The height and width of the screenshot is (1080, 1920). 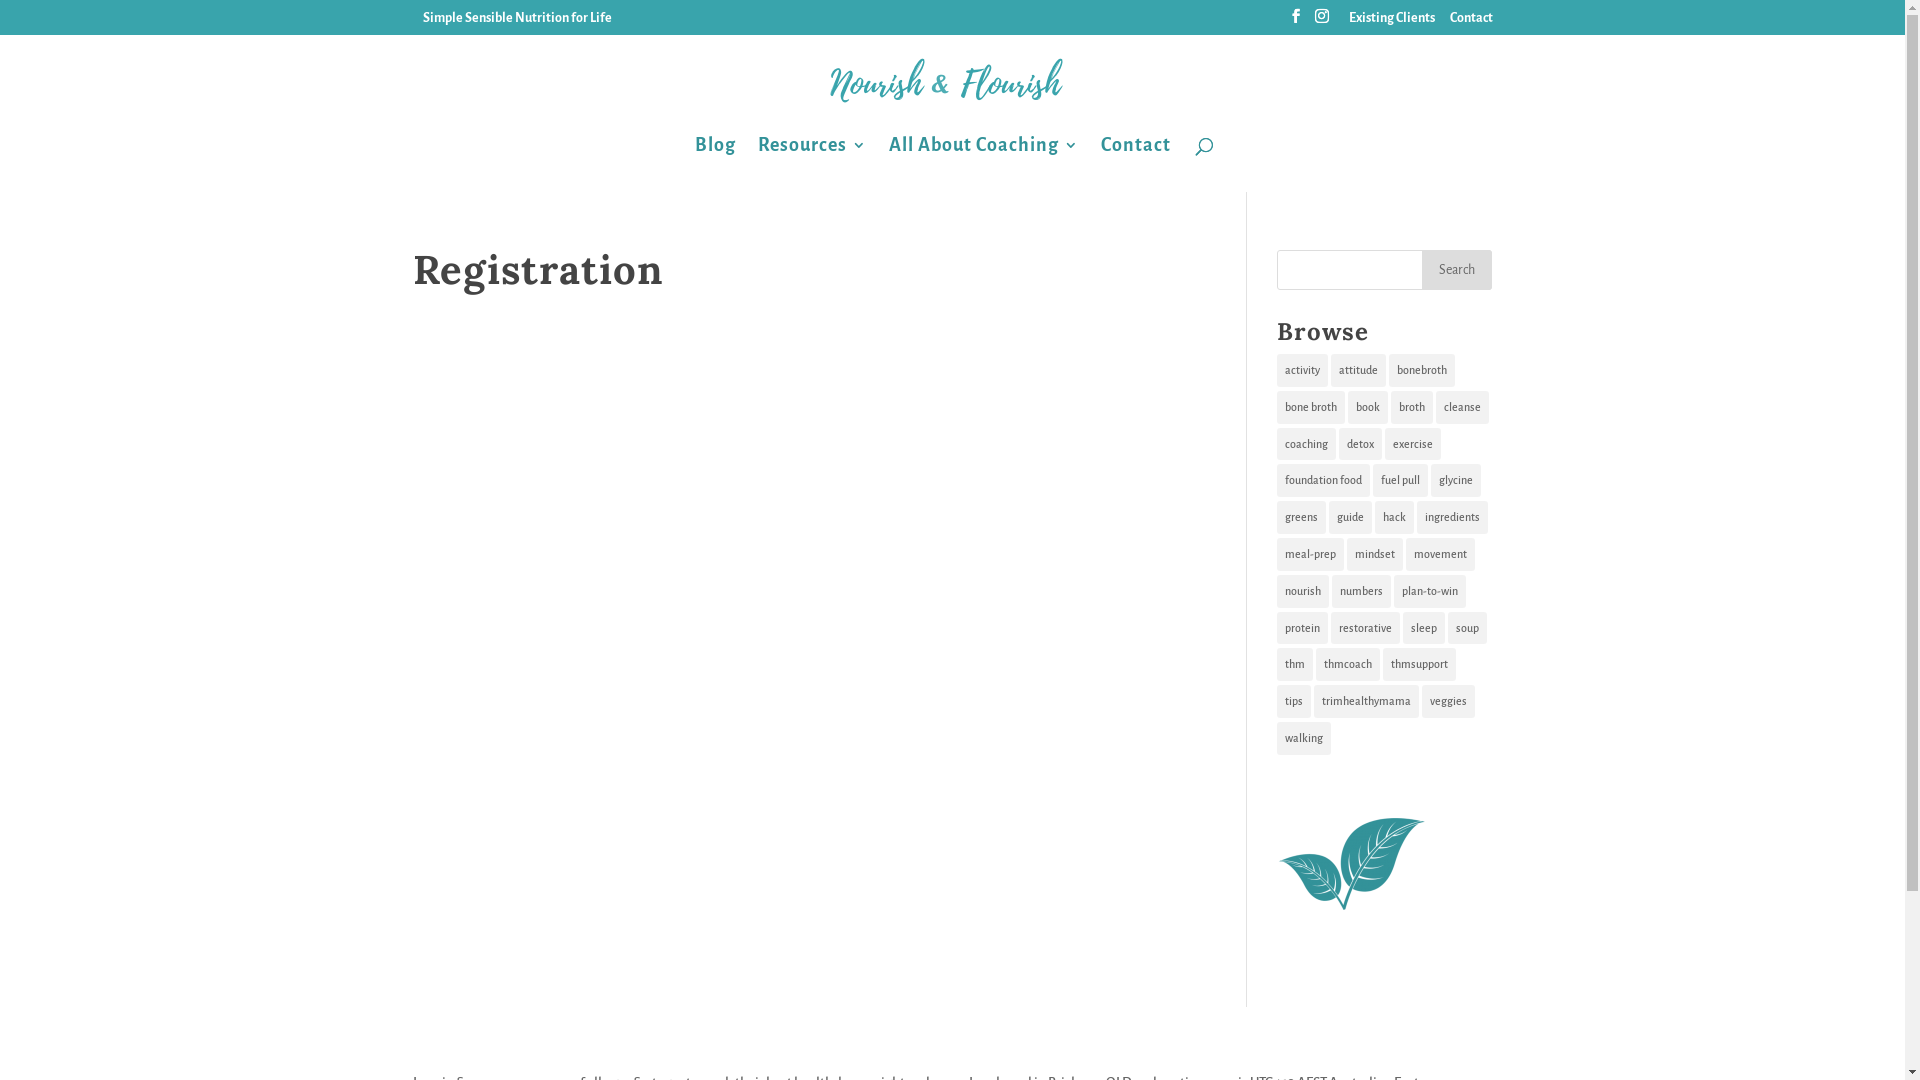 What do you see at coordinates (1302, 590) in the screenshot?
I see `'nourish'` at bounding box center [1302, 590].